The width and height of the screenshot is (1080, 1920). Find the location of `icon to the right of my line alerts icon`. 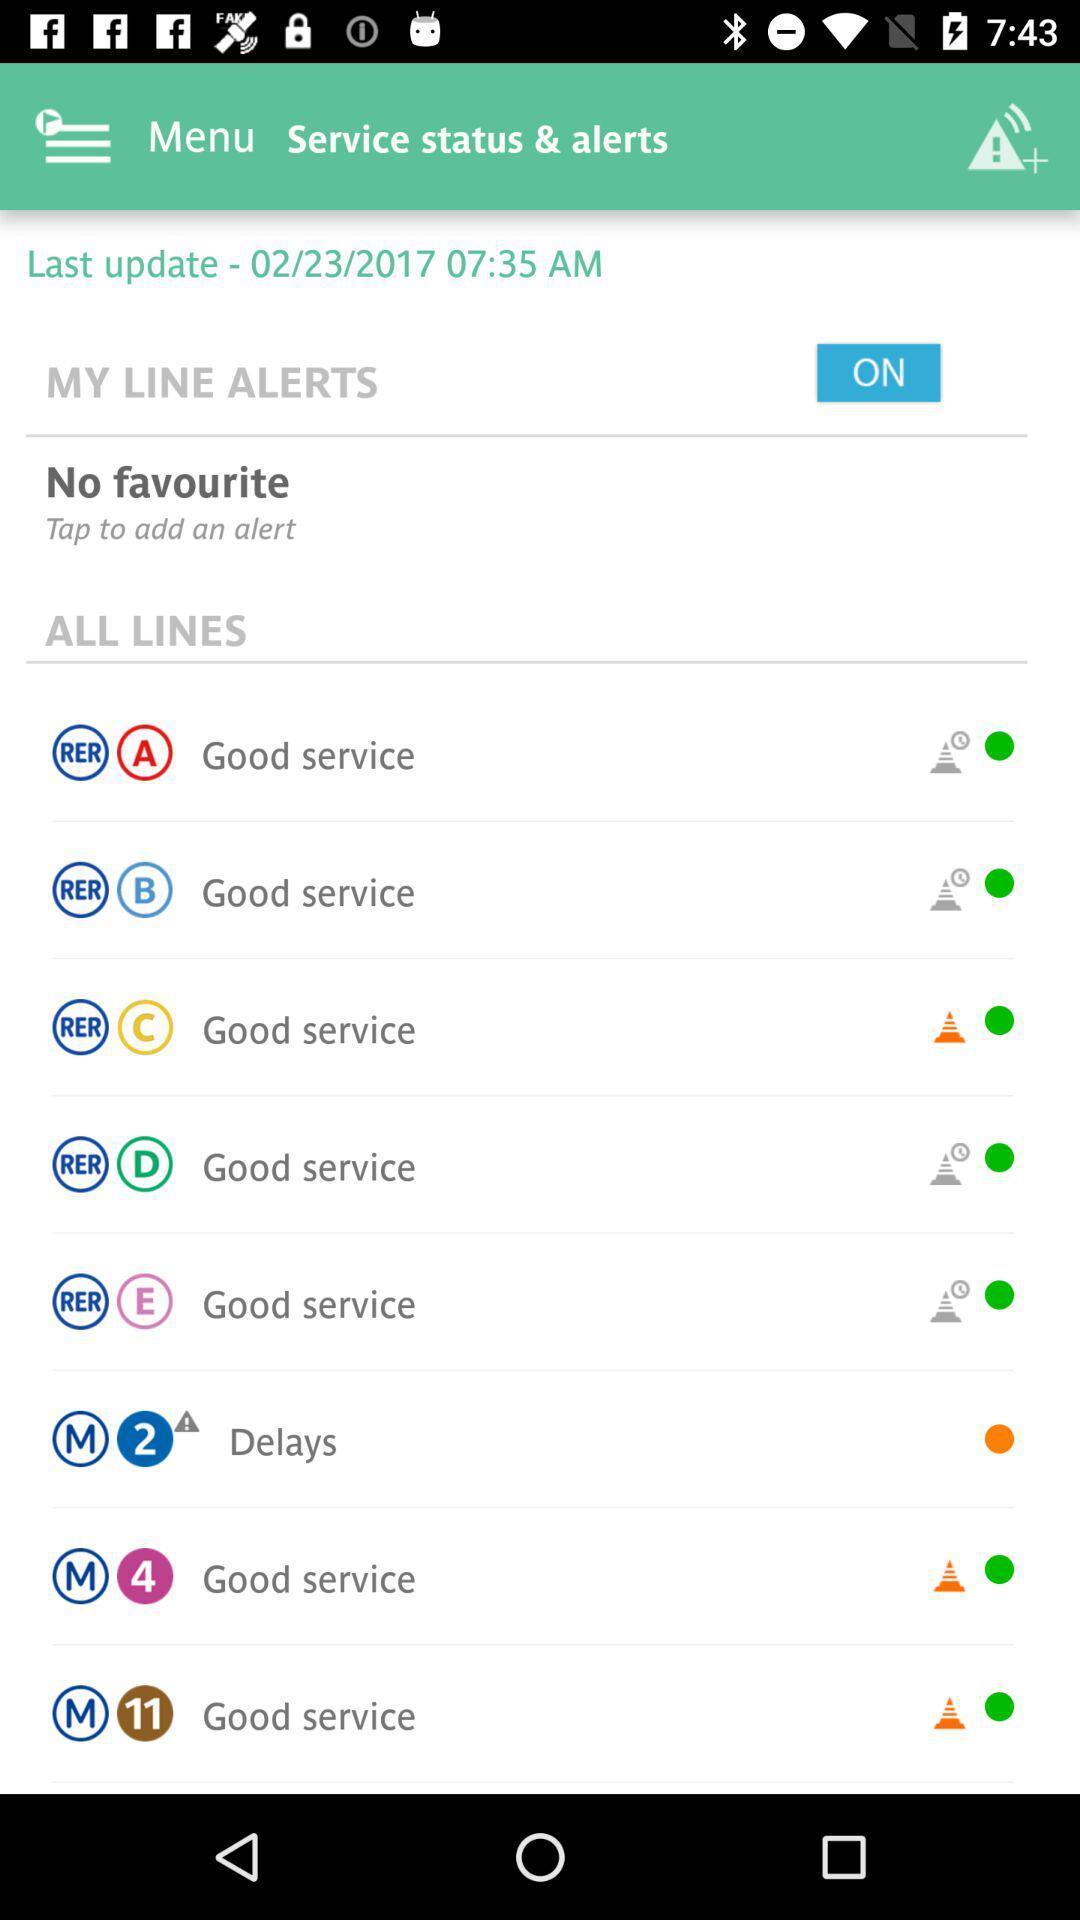

icon to the right of my line alerts icon is located at coordinates (924, 374).